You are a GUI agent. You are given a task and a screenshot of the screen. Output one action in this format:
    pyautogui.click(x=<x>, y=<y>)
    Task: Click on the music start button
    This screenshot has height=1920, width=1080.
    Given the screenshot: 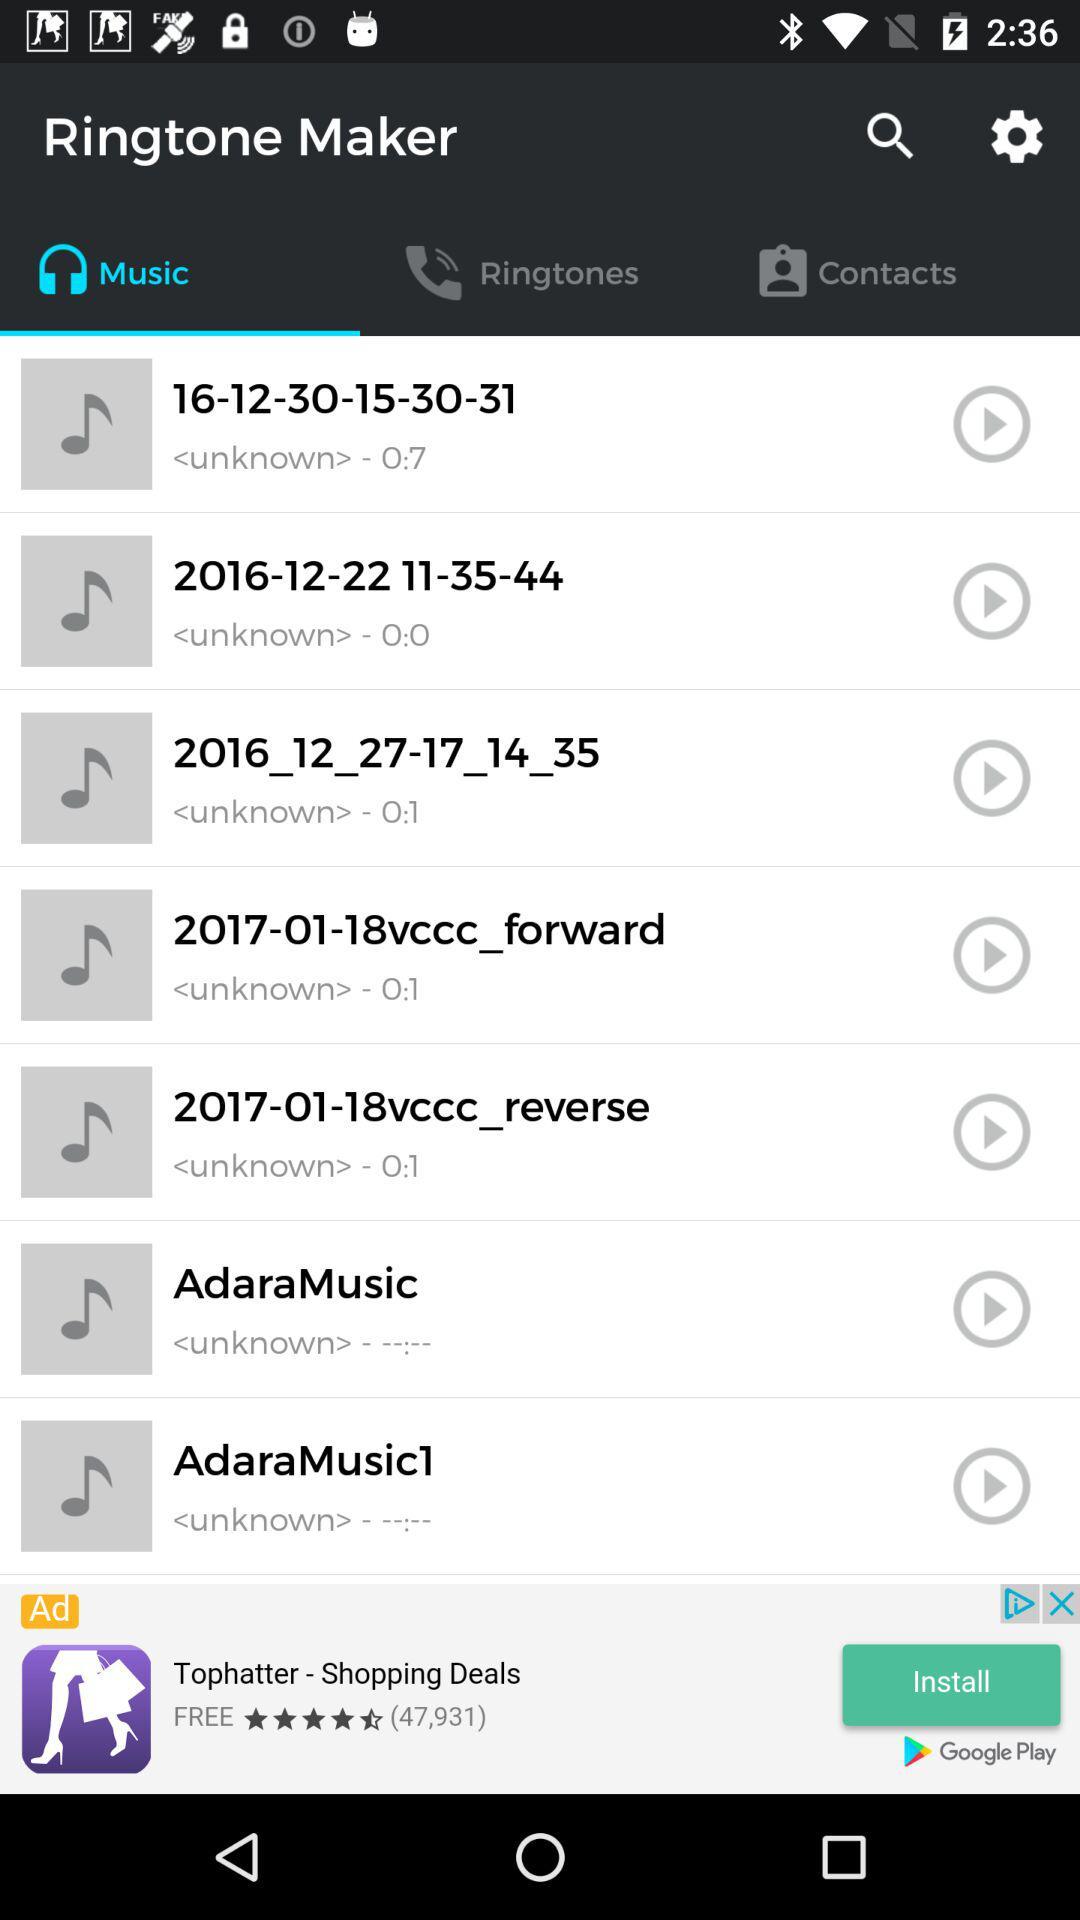 What is the action you would take?
    pyautogui.click(x=991, y=600)
    